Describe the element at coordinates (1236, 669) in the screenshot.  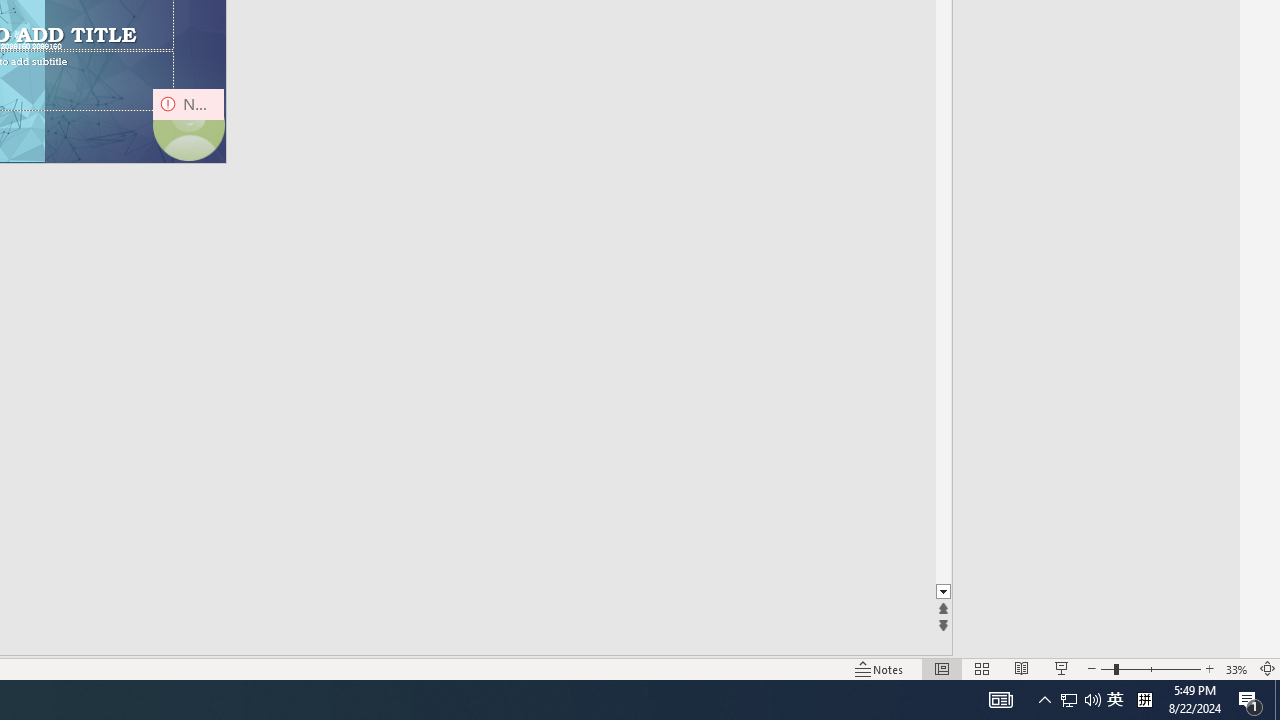
I see `'Zoom 33%'` at that location.